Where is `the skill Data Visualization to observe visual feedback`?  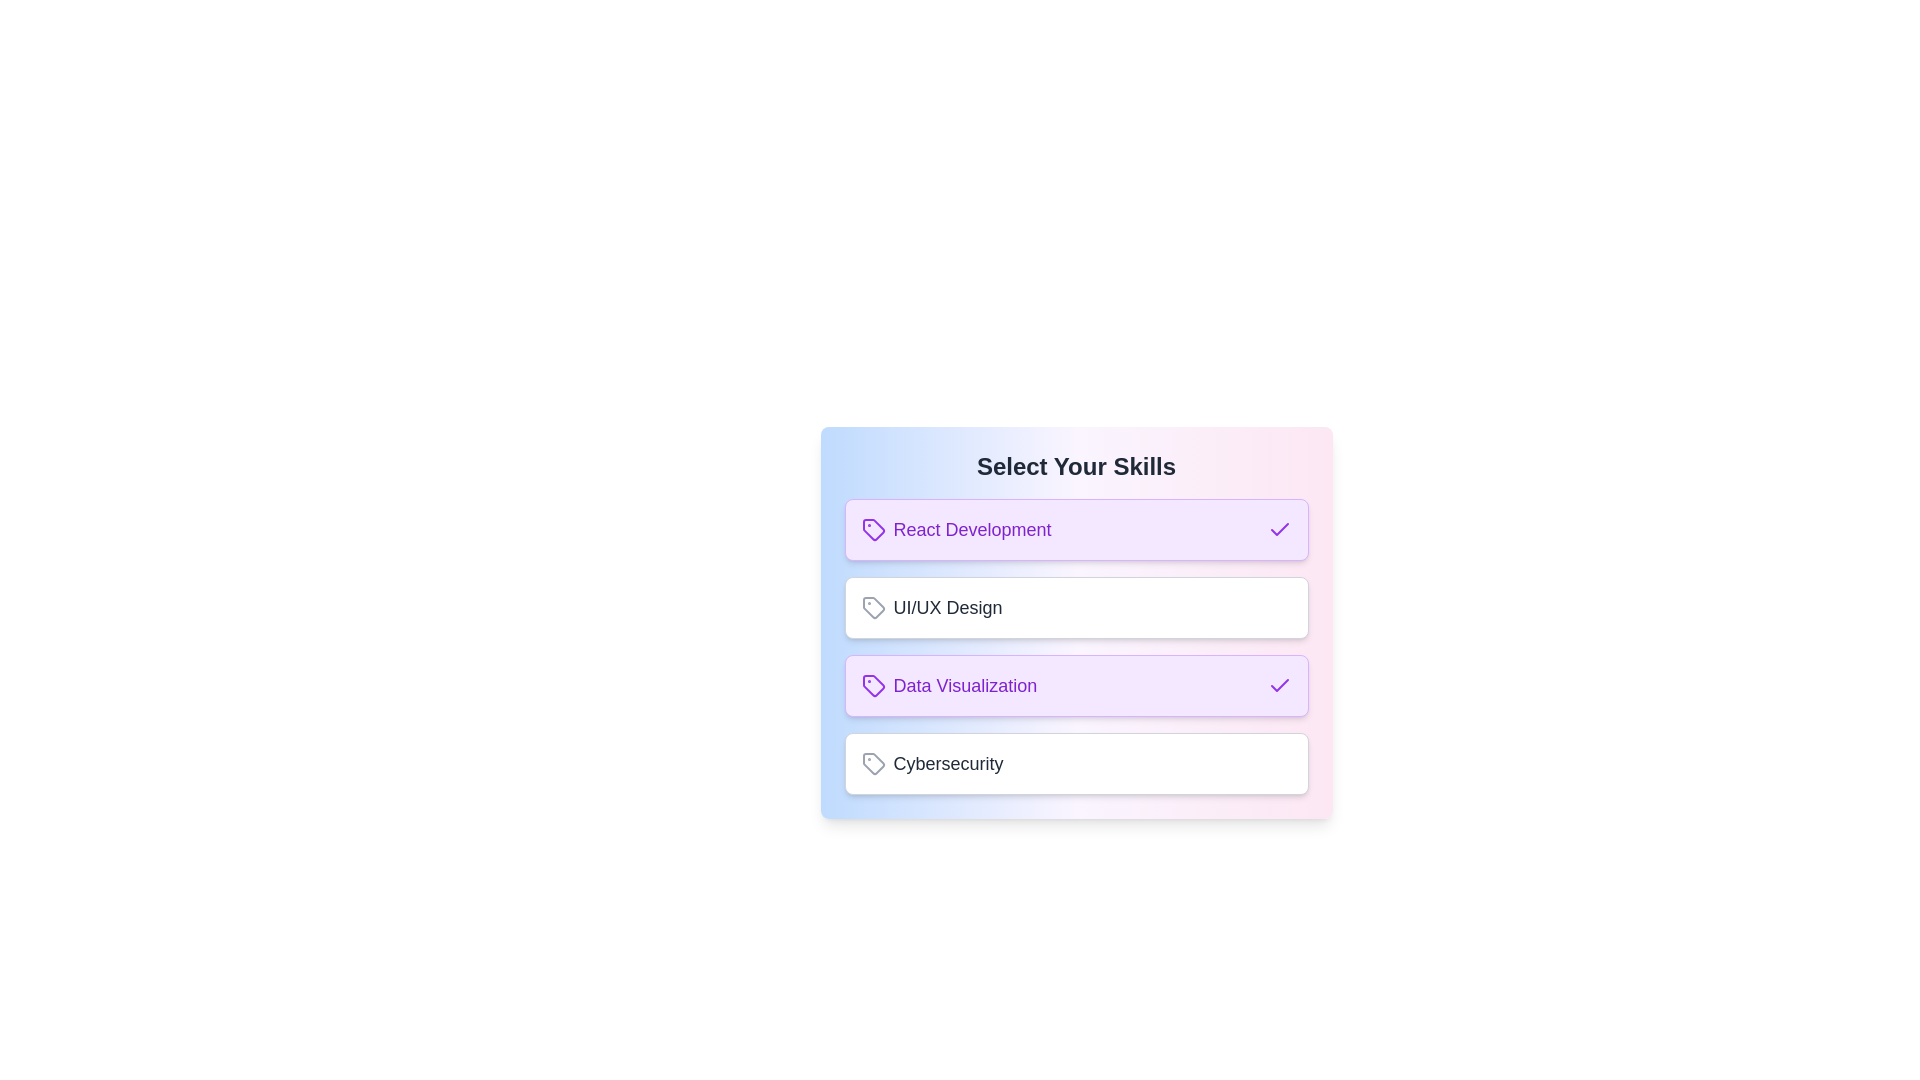
the skill Data Visualization to observe visual feedback is located at coordinates (1075, 685).